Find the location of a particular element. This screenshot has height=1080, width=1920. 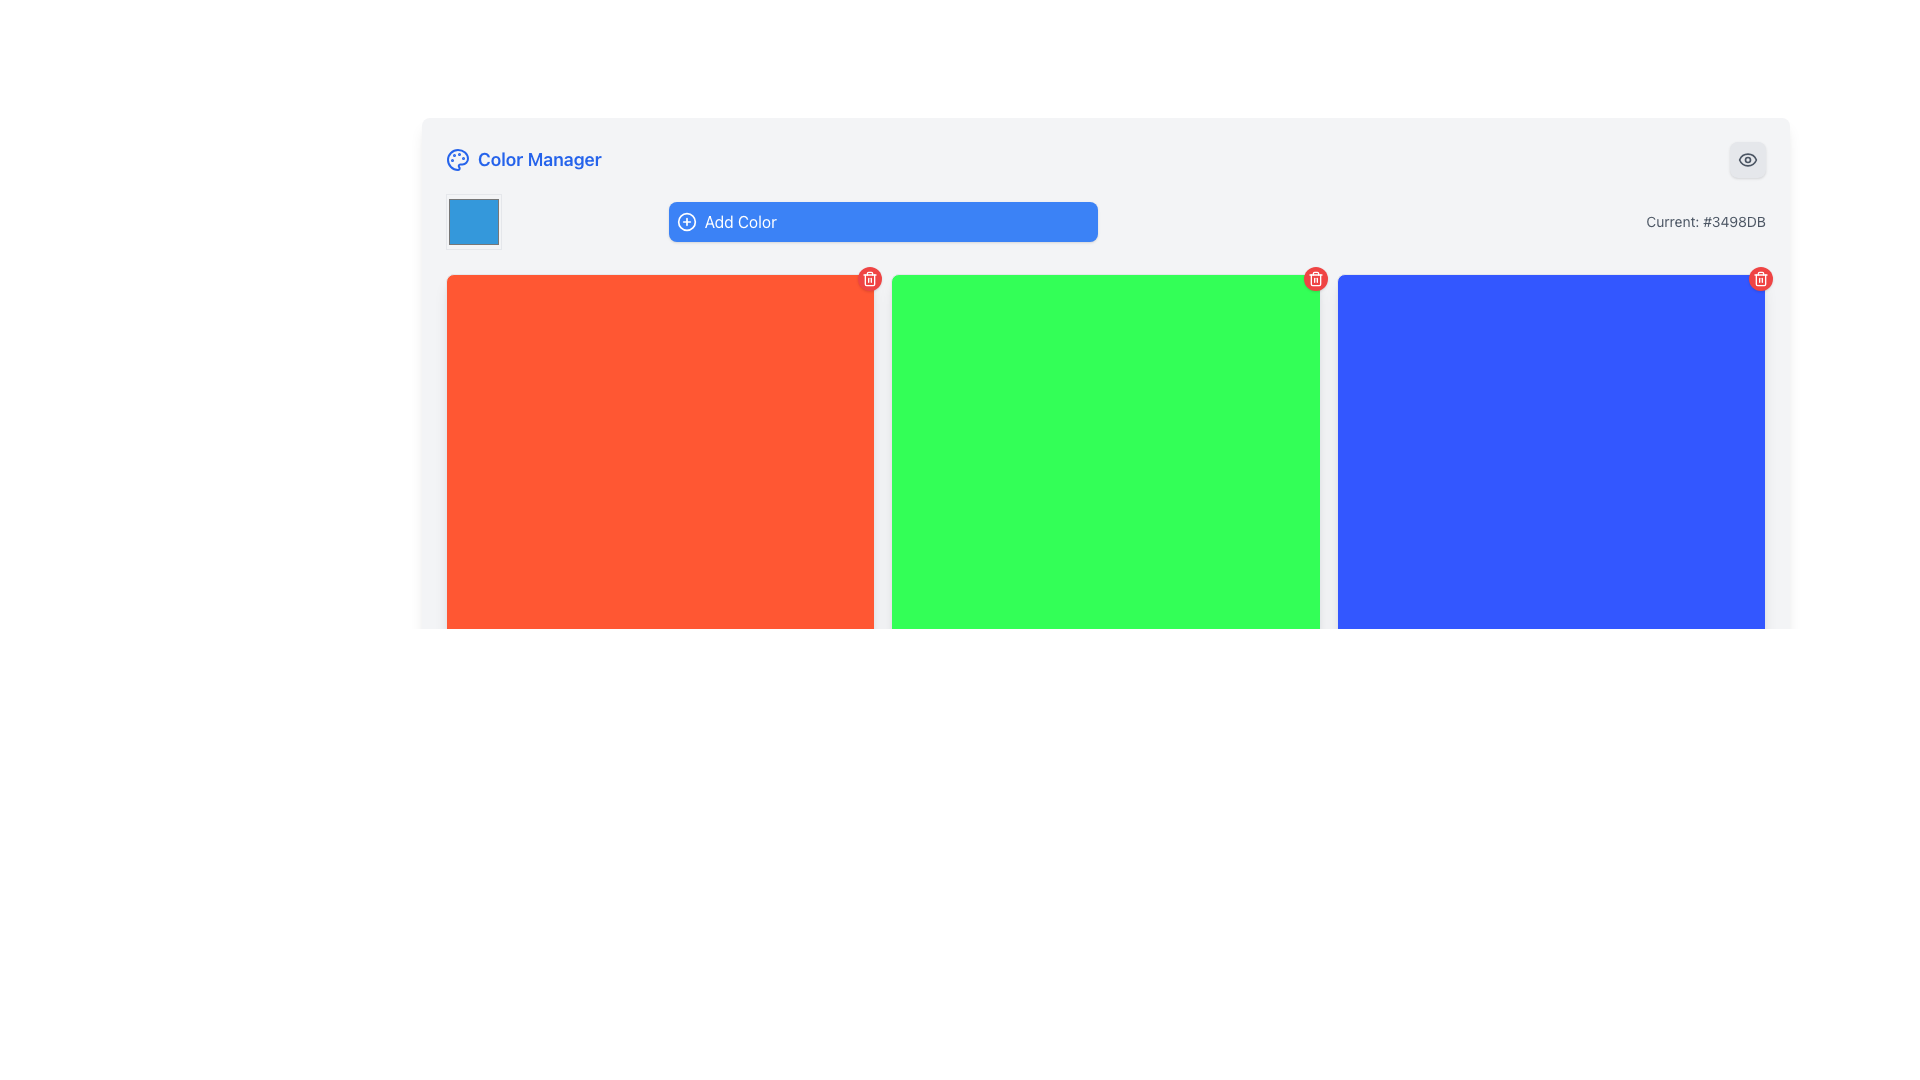

the decorative icon representing color management, located to the left of the 'Color Manager' text in the header section is located at coordinates (456, 158).